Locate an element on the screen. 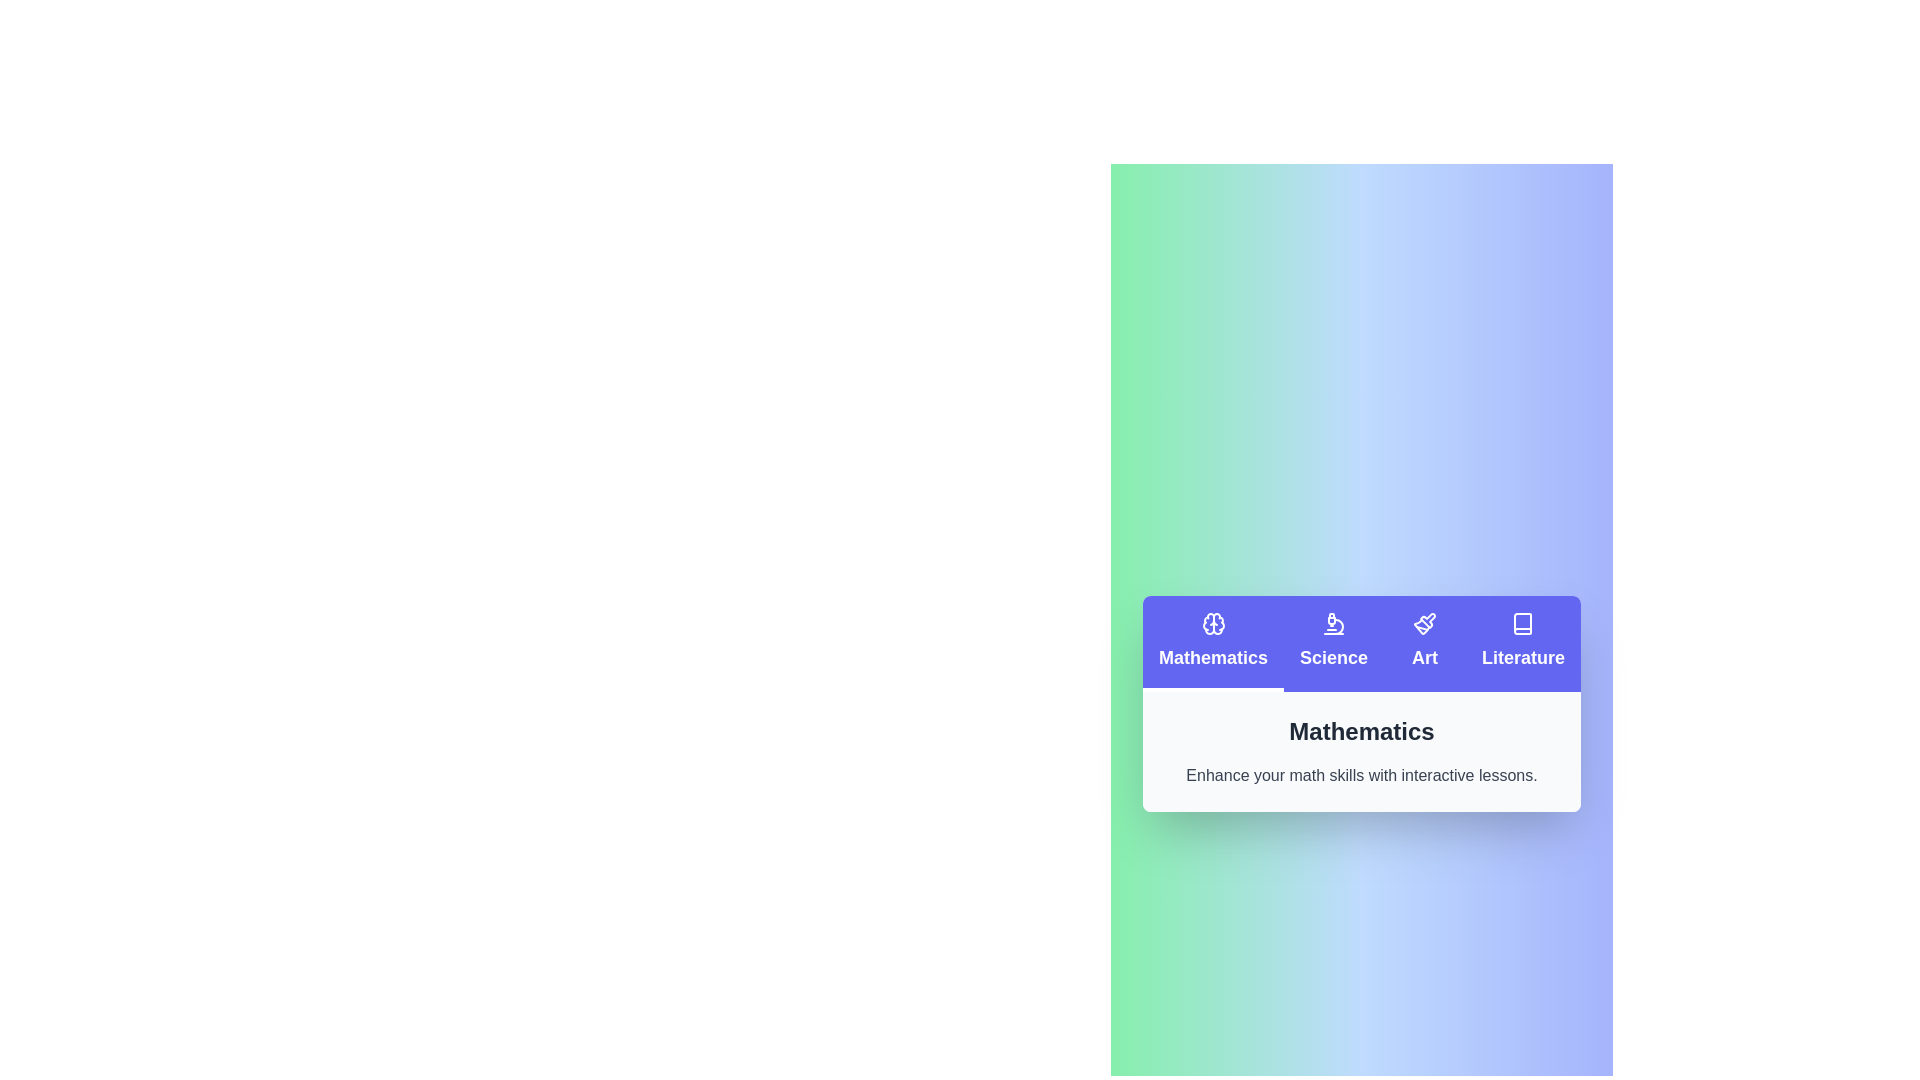  the Science tab by clicking on it is located at coordinates (1334, 644).